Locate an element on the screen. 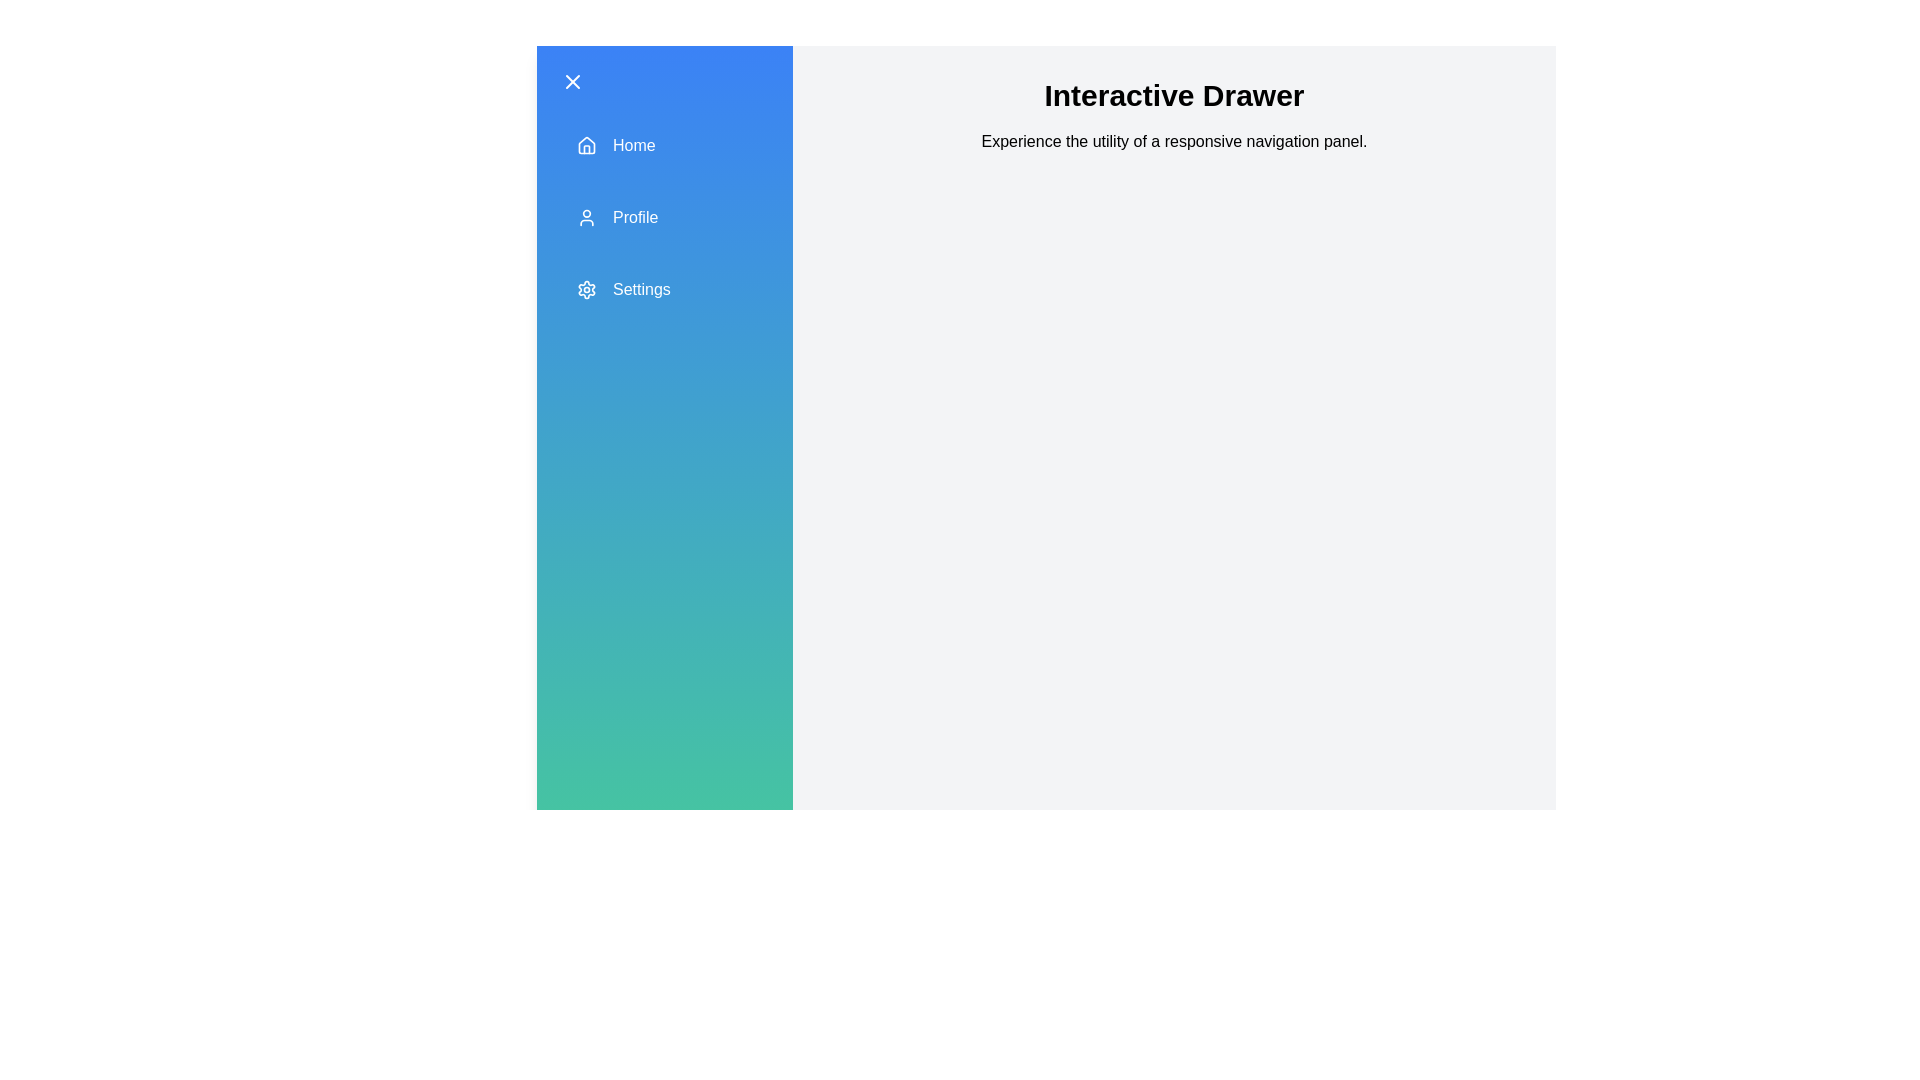 This screenshot has height=1080, width=1920. the drawer item labeled Profile to observe the hover effect is located at coordinates (665, 218).